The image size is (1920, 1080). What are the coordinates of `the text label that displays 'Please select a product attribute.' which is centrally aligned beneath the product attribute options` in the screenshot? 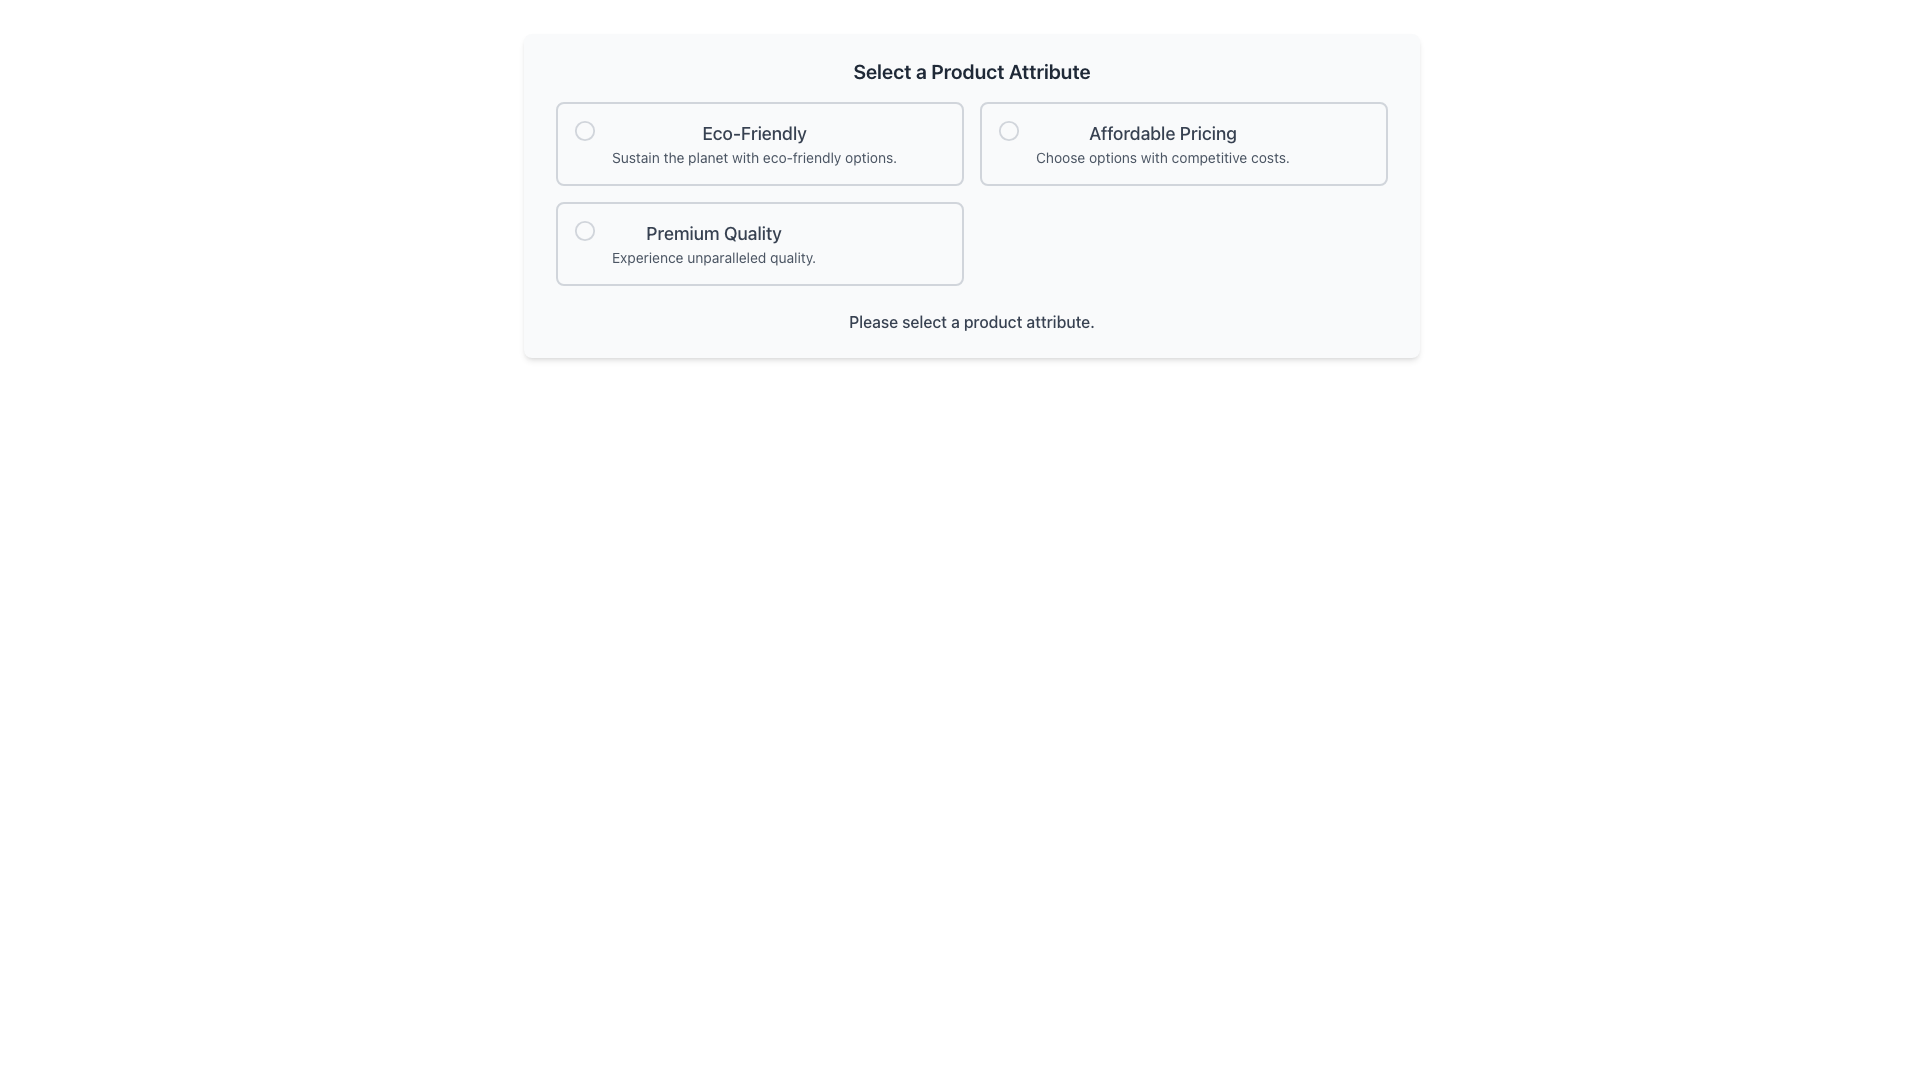 It's located at (971, 320).